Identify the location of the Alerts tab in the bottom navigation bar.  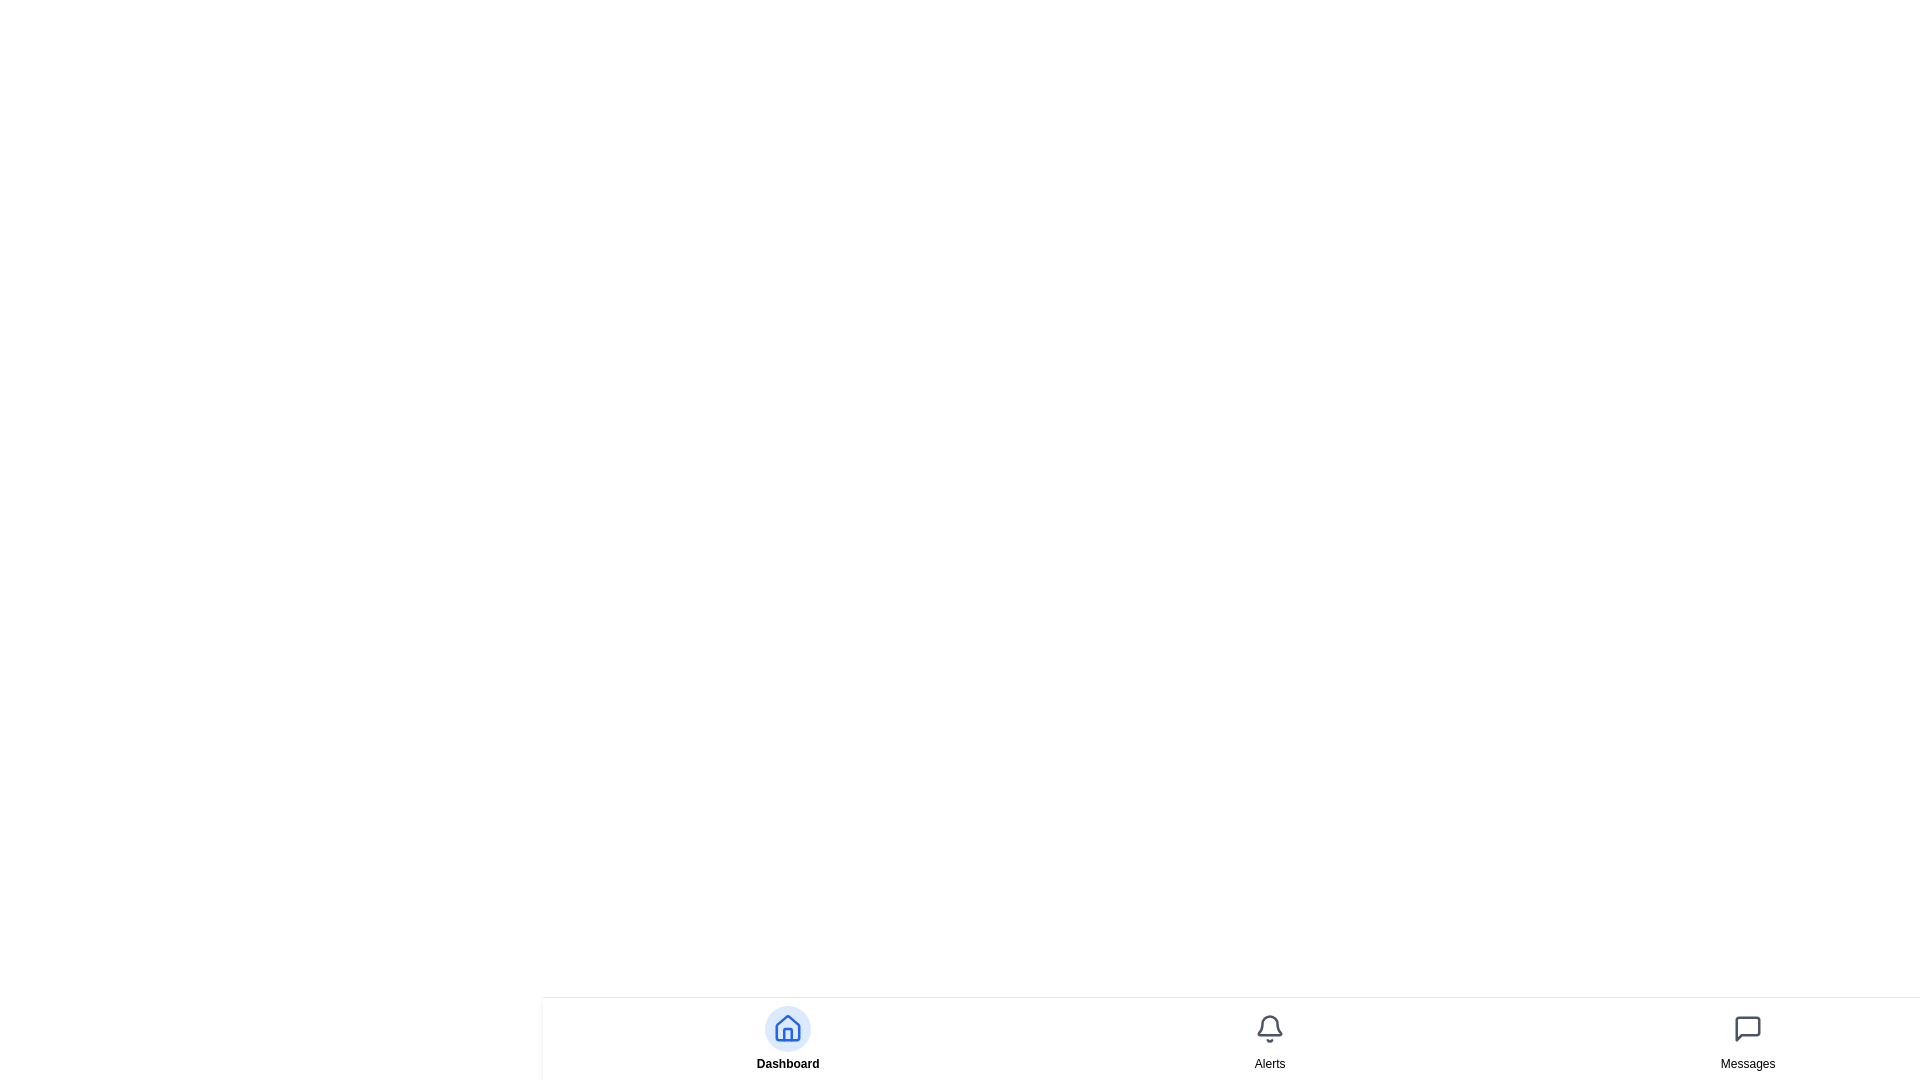
(1269, 1037).